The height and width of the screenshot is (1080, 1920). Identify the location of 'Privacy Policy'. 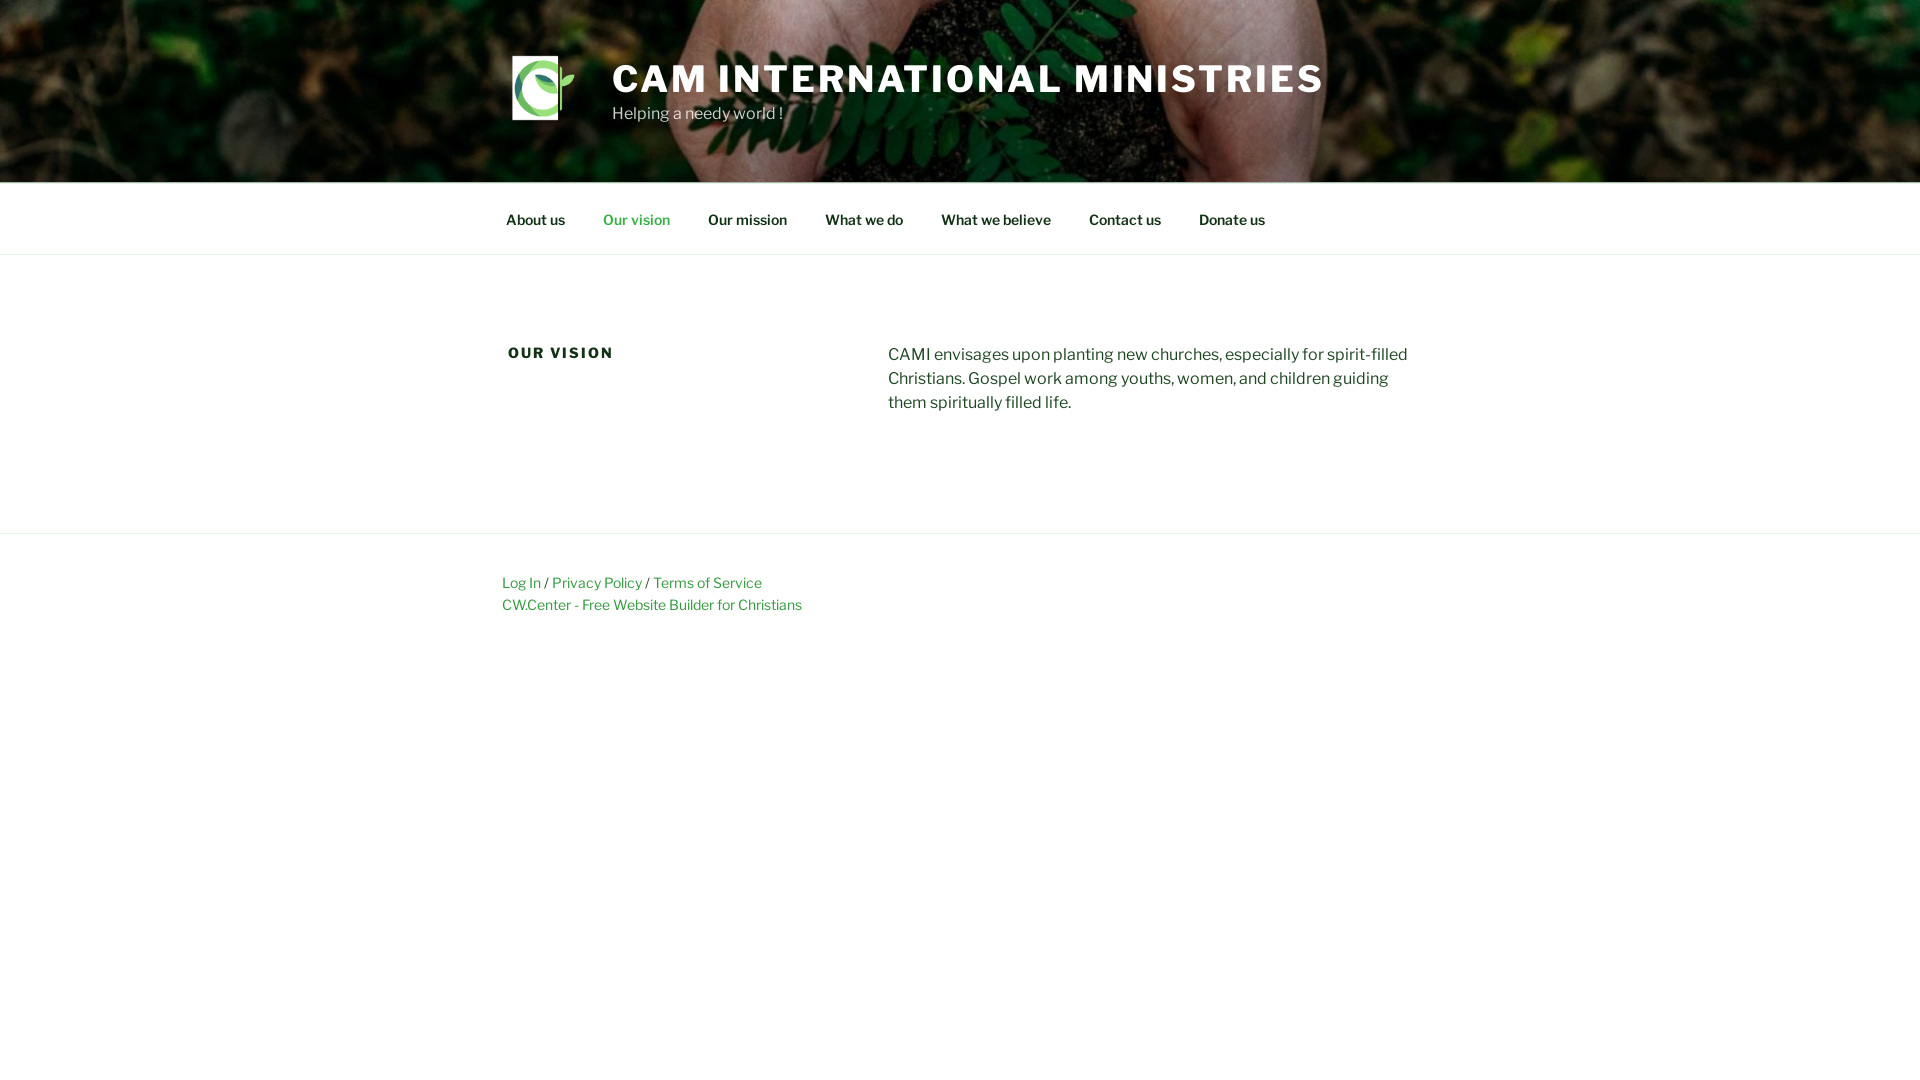
(552, 582).